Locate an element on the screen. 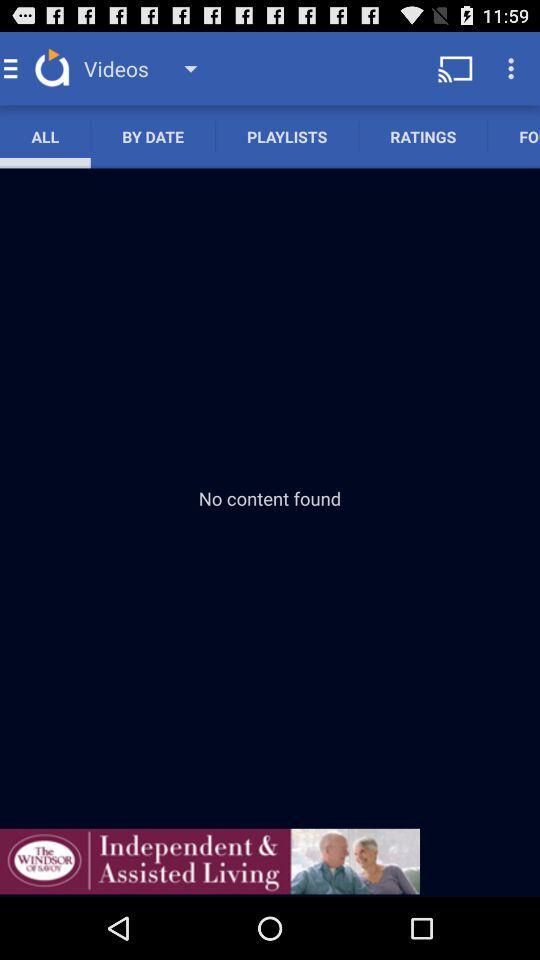 The height and width of the screenshot is (960, 540). open advertisement is located at coordinates (209, 860).